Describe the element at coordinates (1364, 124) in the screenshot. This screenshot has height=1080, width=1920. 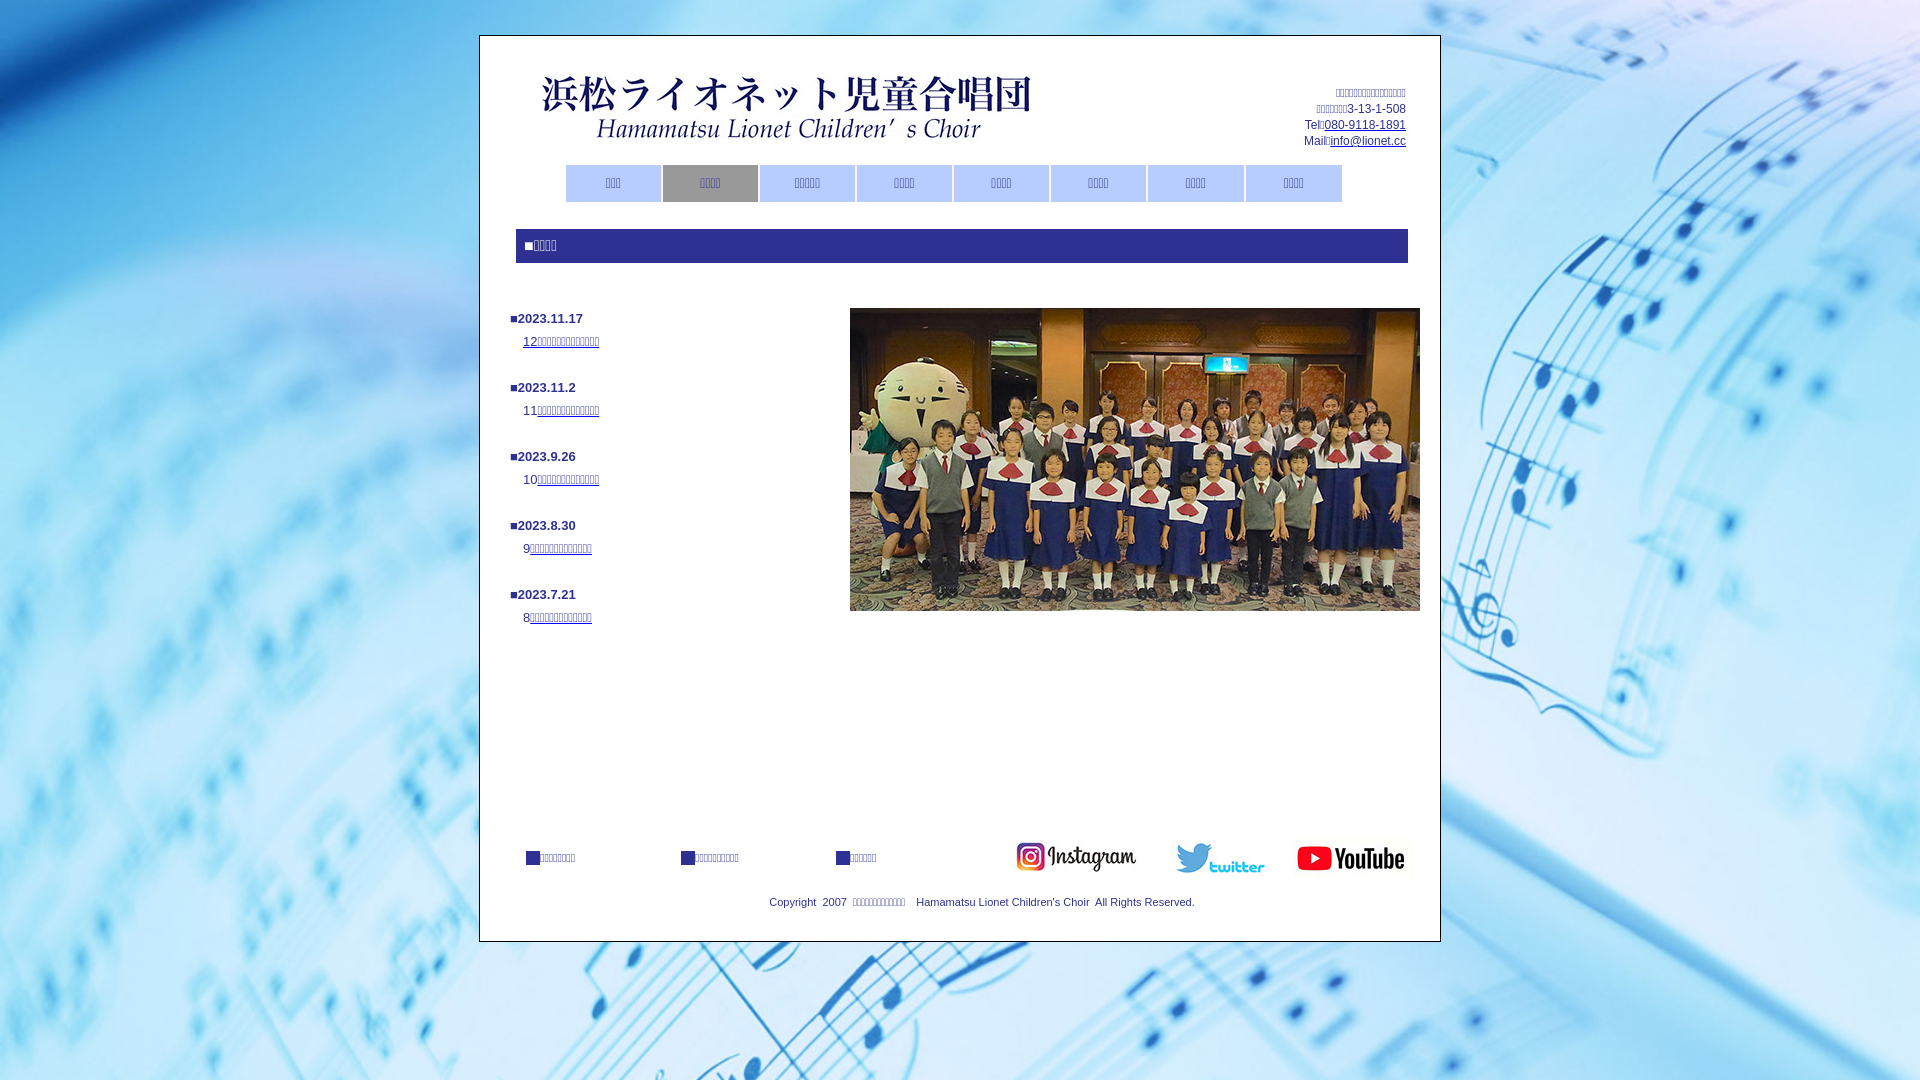
I see `'080-9118-1891'` at that location.